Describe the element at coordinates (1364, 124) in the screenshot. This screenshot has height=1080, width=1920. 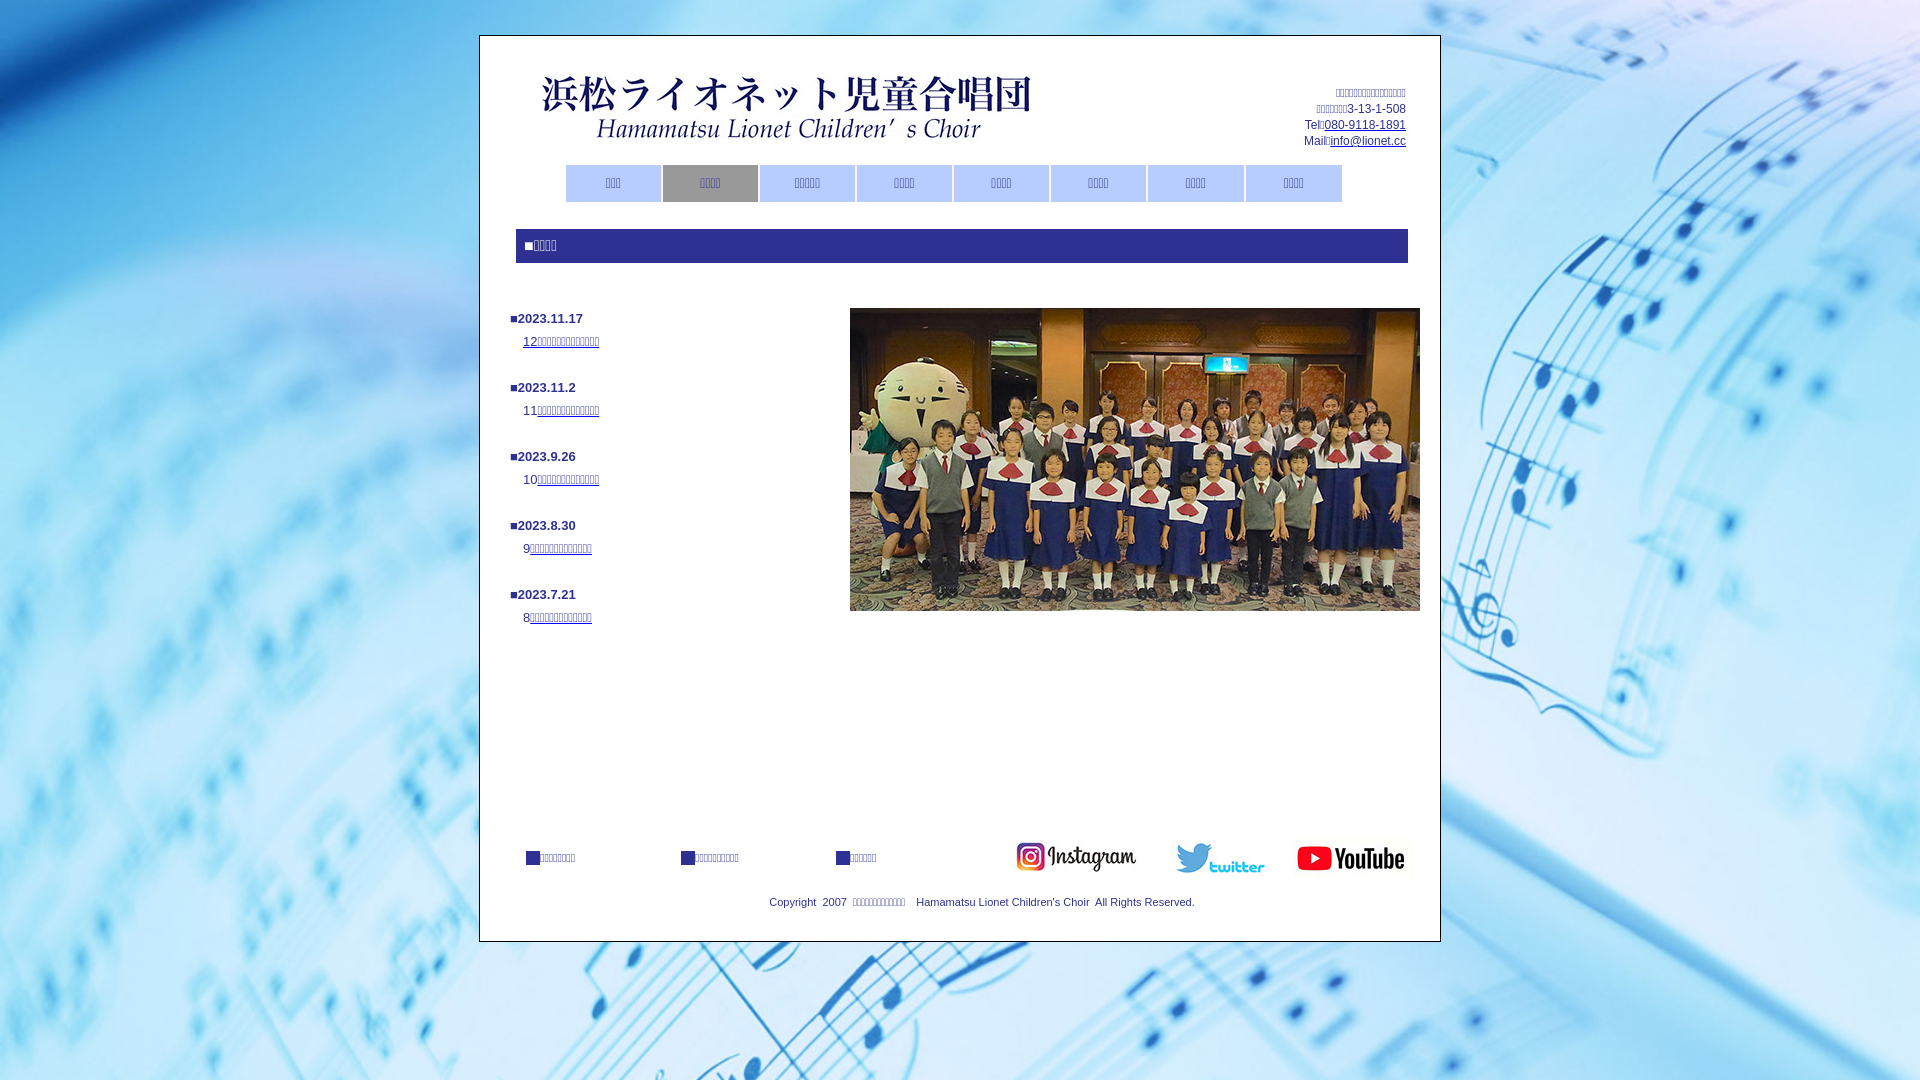
I see `'080-9118-1891'` at that location.